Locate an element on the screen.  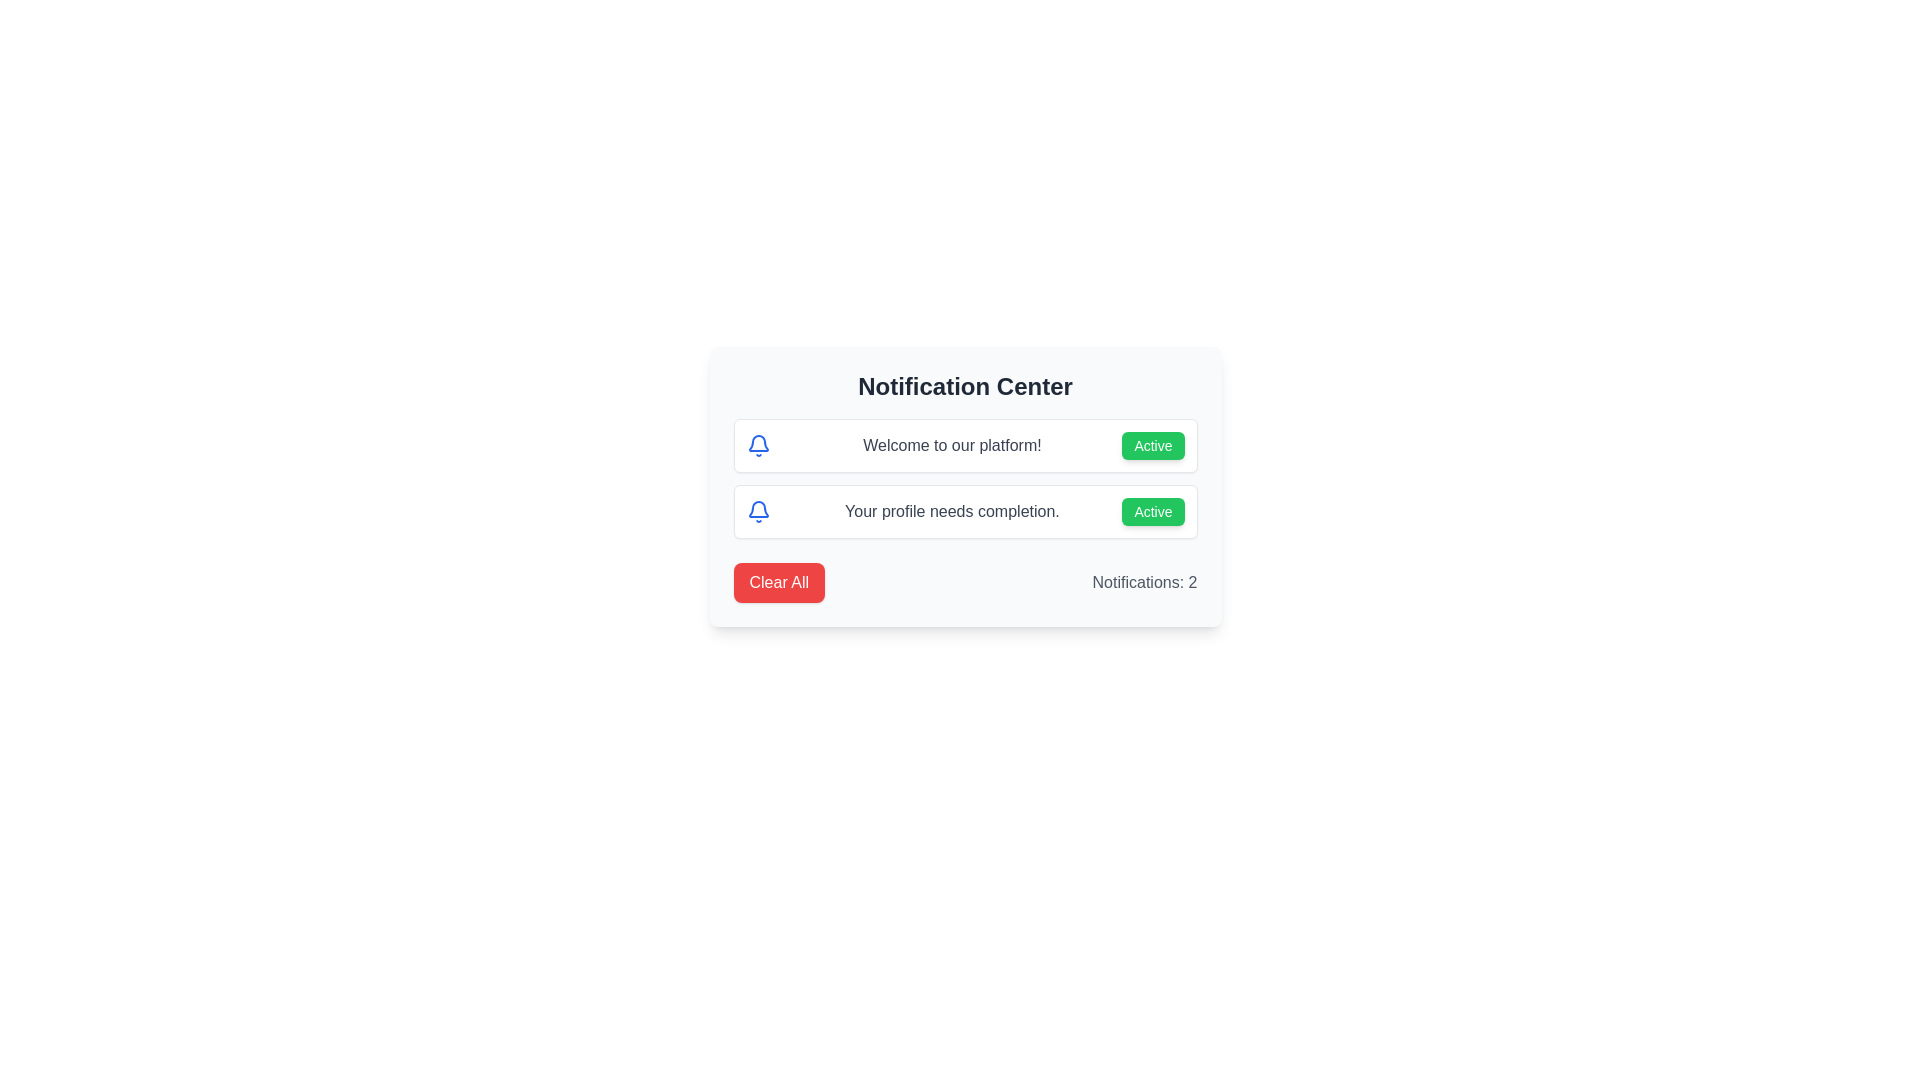
the button on the far left side of the notification center to clear all notifications is located at coordinates (778, 582).